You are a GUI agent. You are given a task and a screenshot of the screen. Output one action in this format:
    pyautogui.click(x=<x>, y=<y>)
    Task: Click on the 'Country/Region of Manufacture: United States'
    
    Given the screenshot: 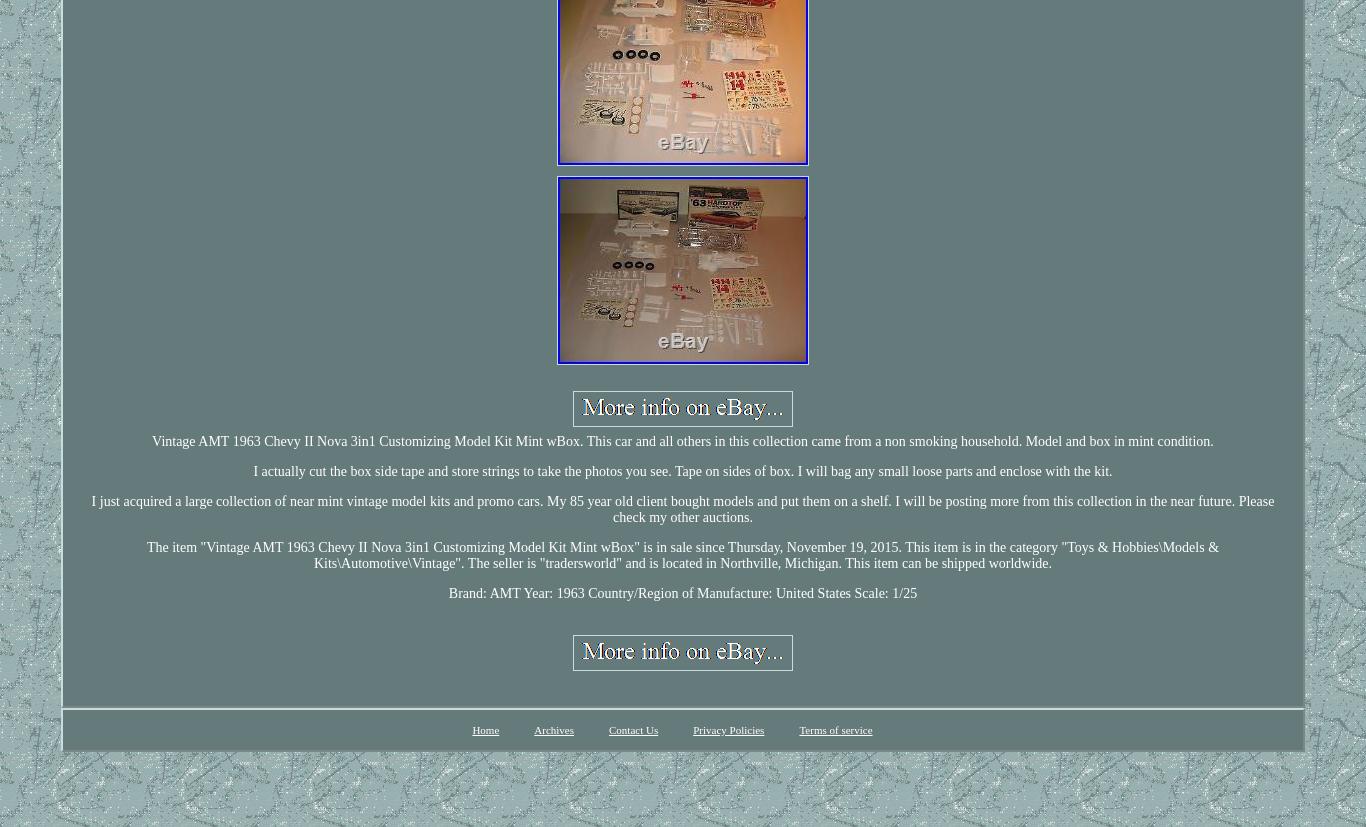 What is the action you would take?
    pyautogui.click(x=719, y=592)
    